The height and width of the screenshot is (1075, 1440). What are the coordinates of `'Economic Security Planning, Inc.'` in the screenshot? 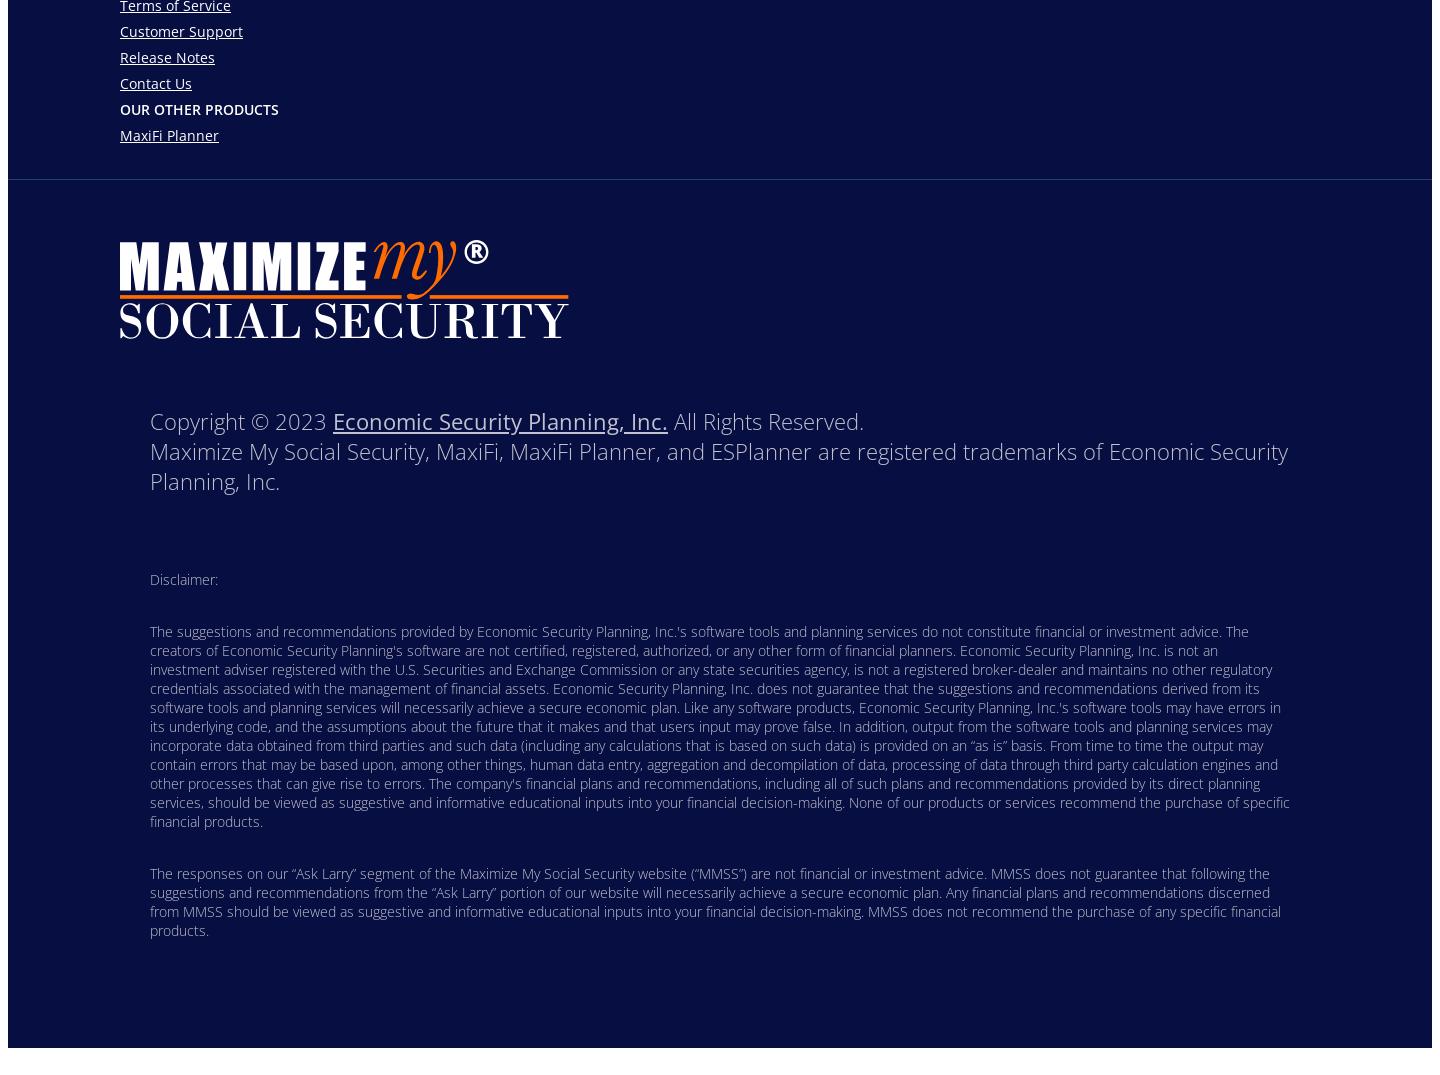 It's located at (499, 419).